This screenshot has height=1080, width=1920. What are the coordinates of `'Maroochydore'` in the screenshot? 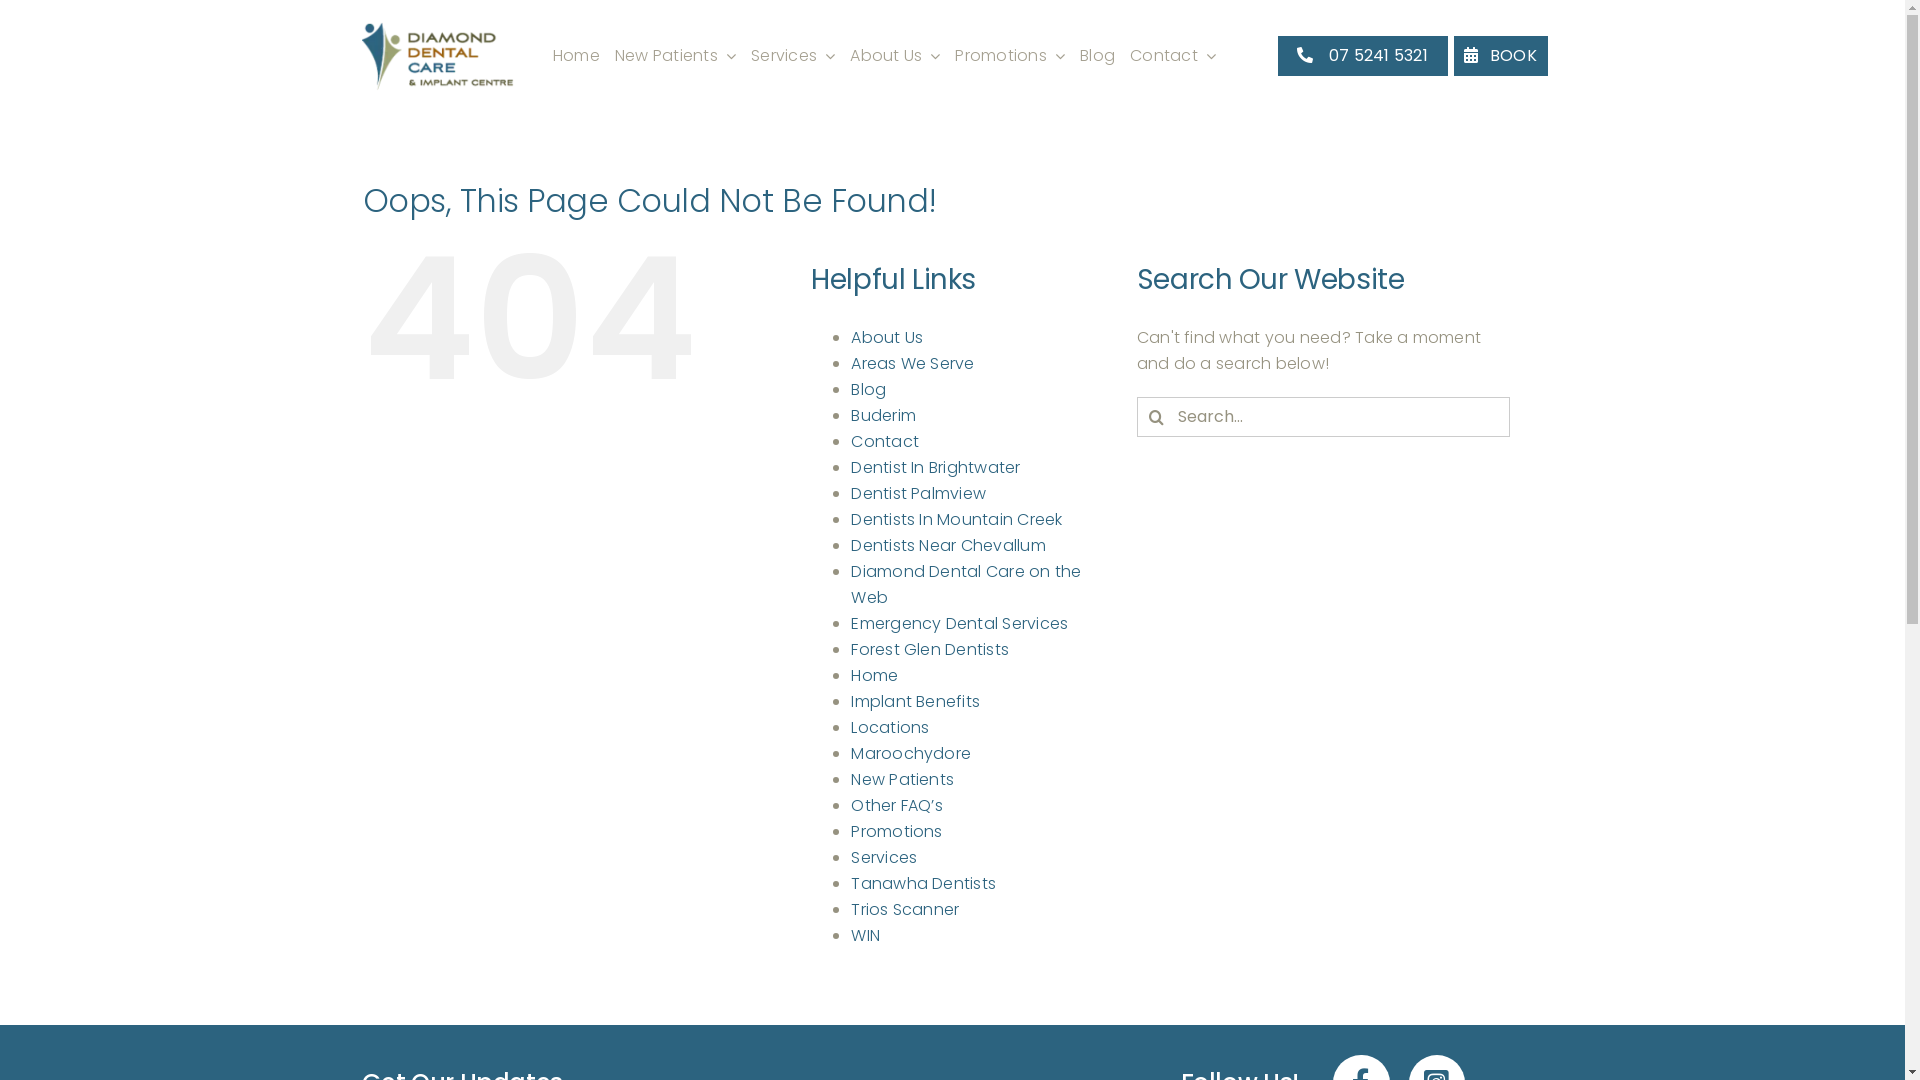 It's located at (910, 753).